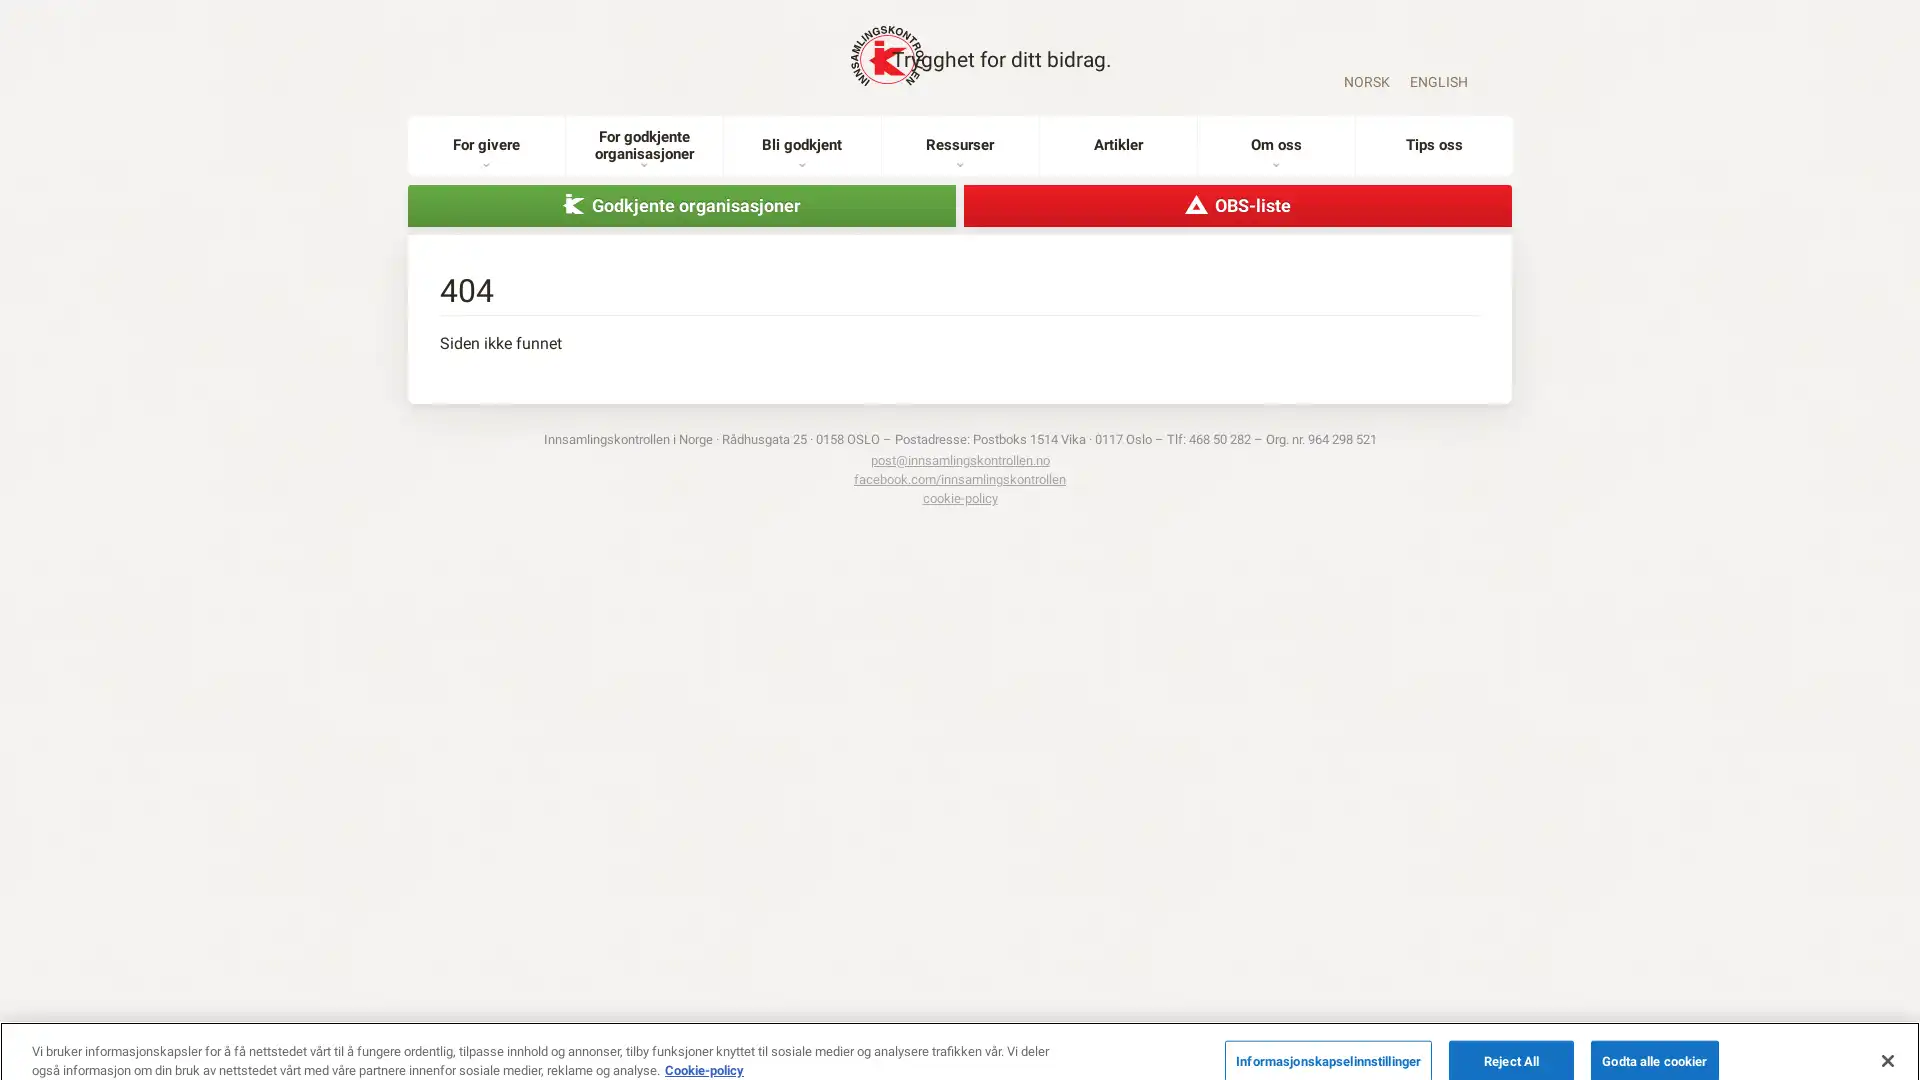 The width and height of the screenshot is (1920, 1080). Describe the element at coordinates (1328, 1036) in the screenshot. I see `Informasjonskapselinnstillinger` at that location.